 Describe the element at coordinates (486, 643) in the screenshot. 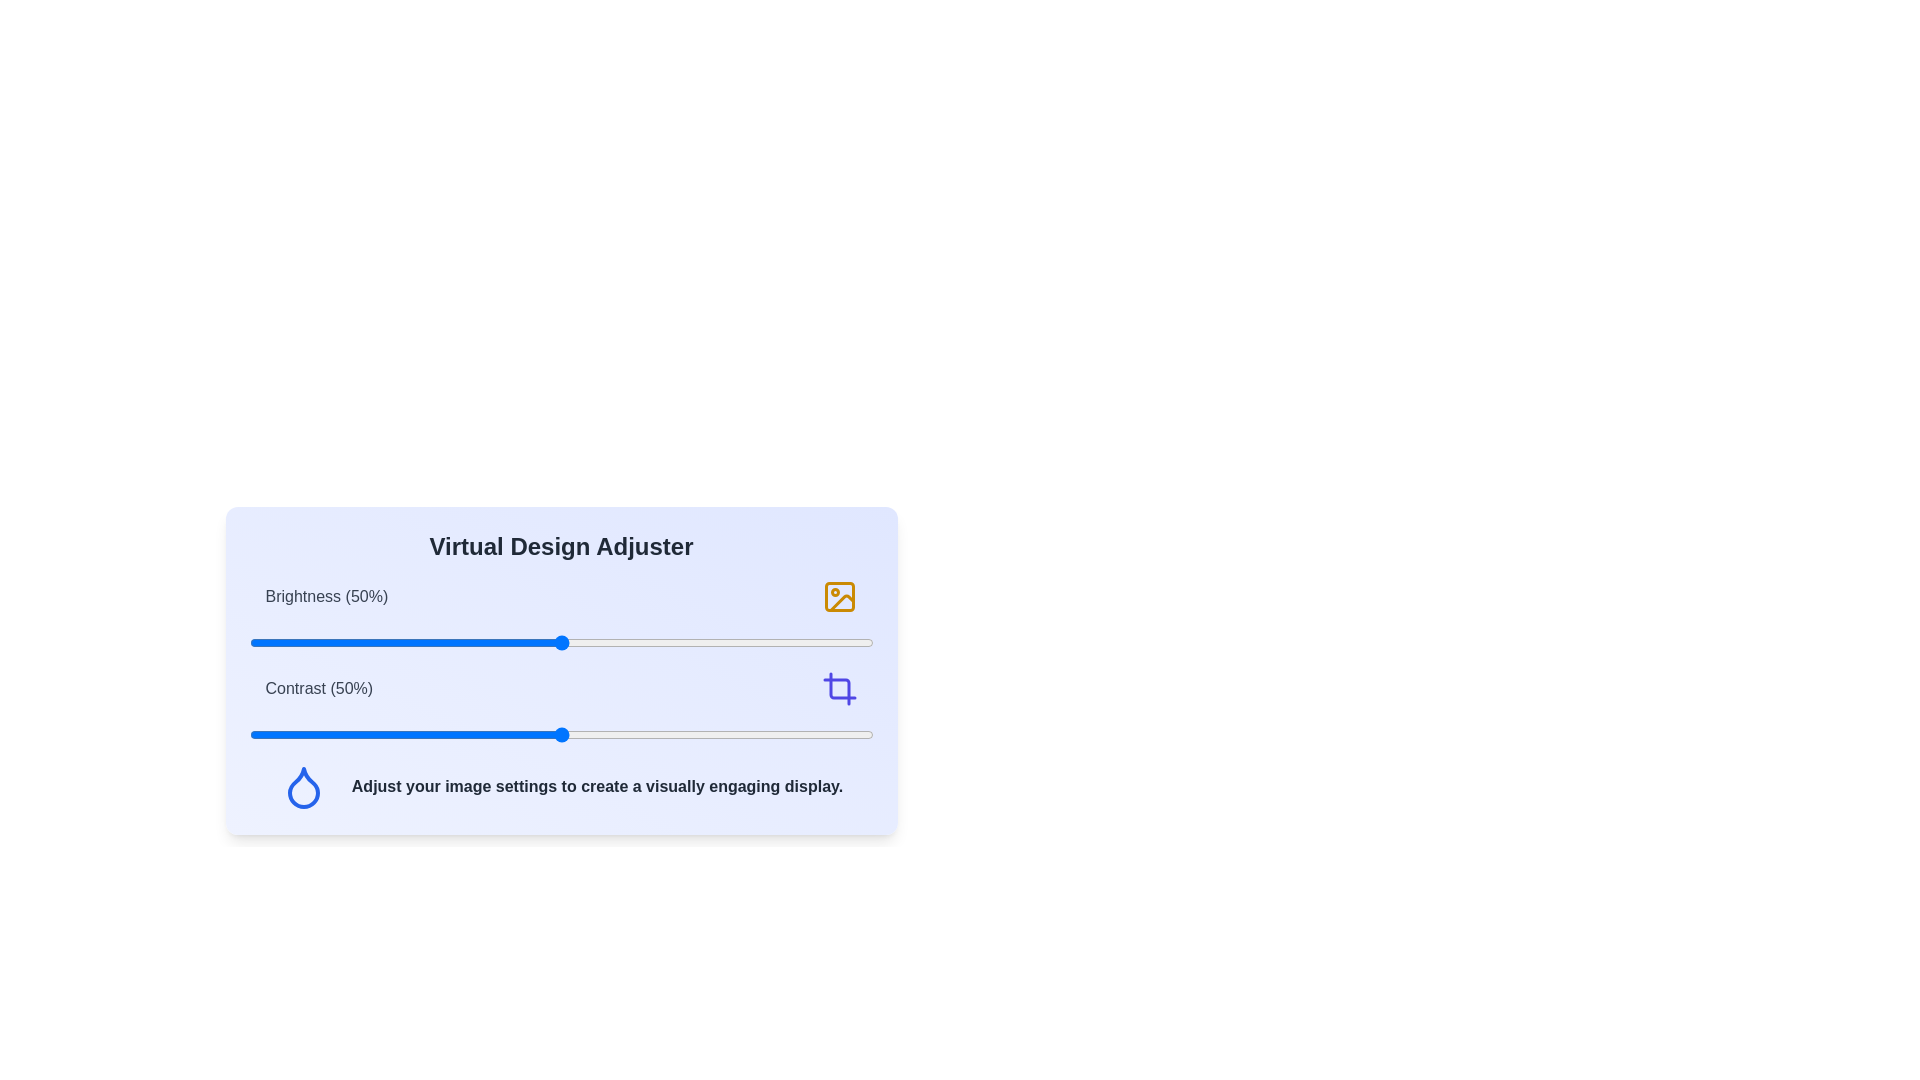

I see `the brightness slider to 38%` at that location.